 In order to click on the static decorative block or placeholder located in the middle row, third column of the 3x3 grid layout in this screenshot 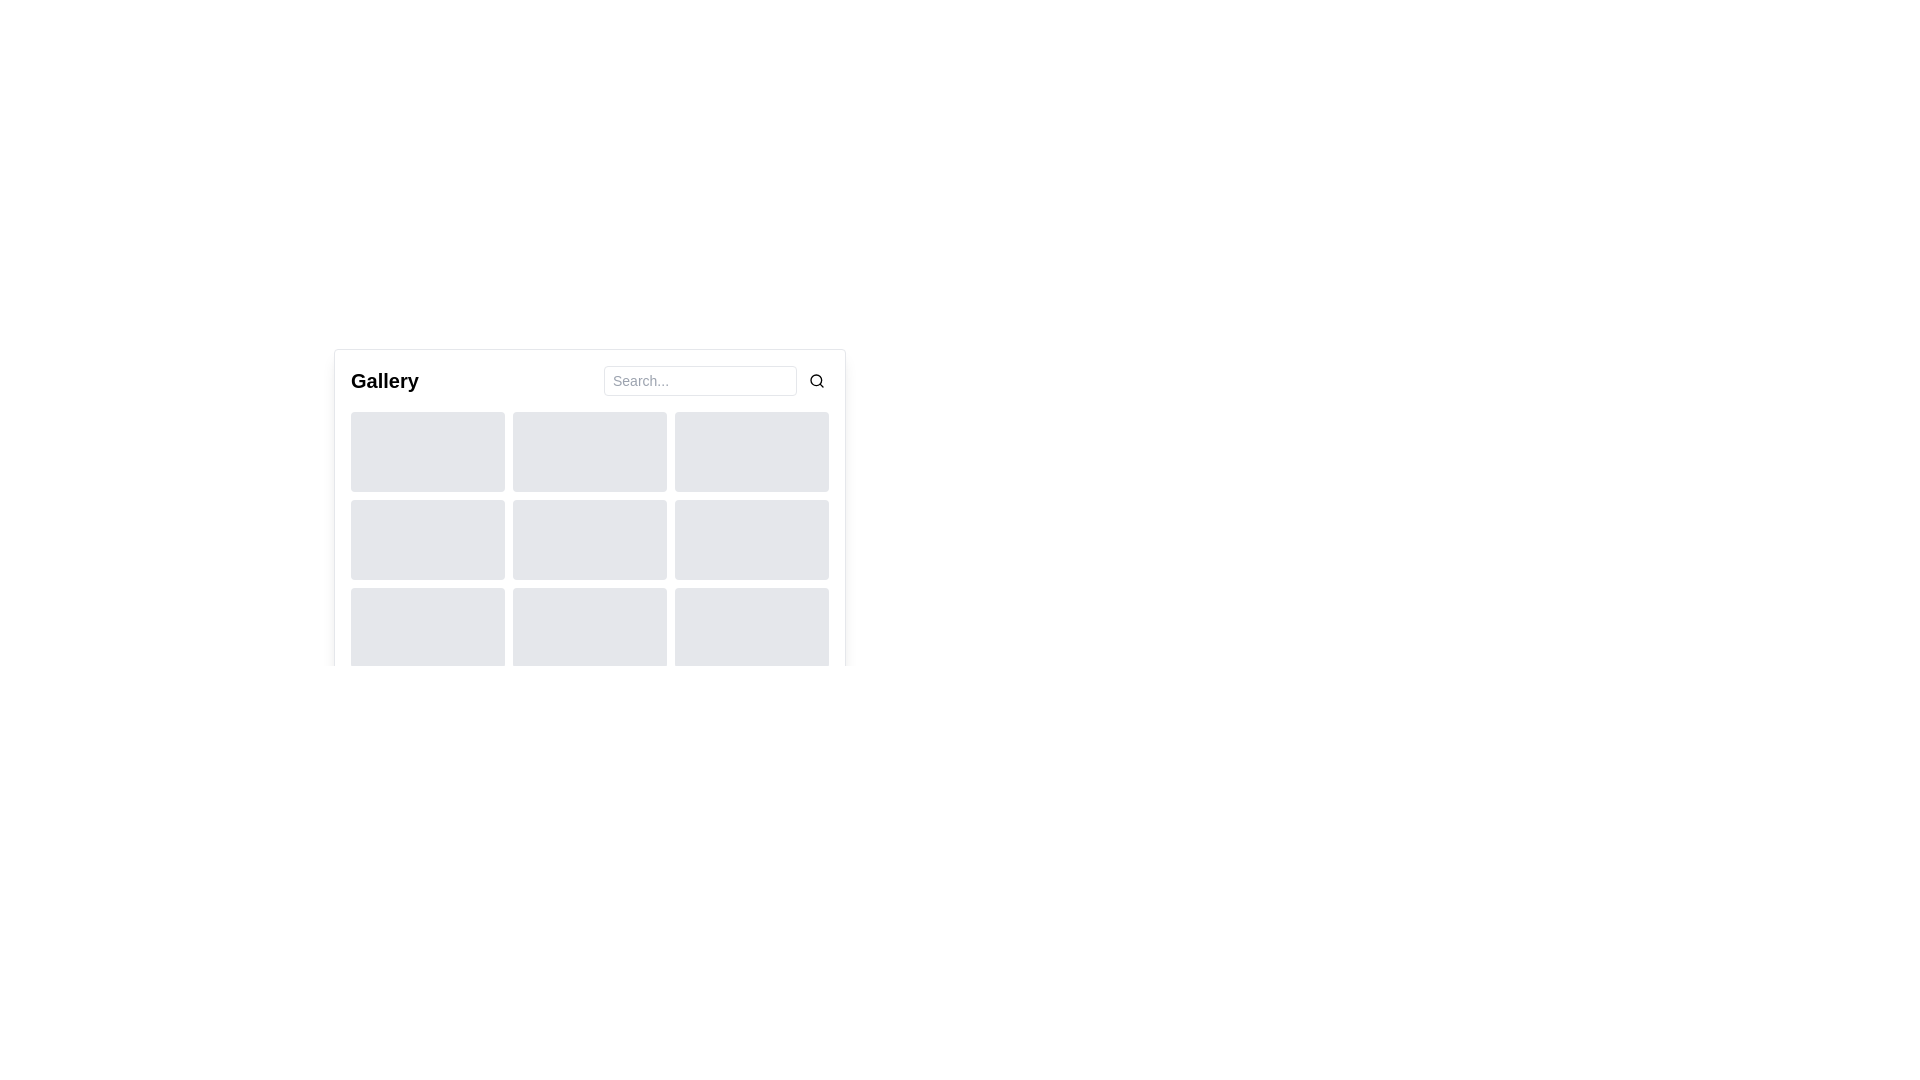, I will do `click(751, 540)`.